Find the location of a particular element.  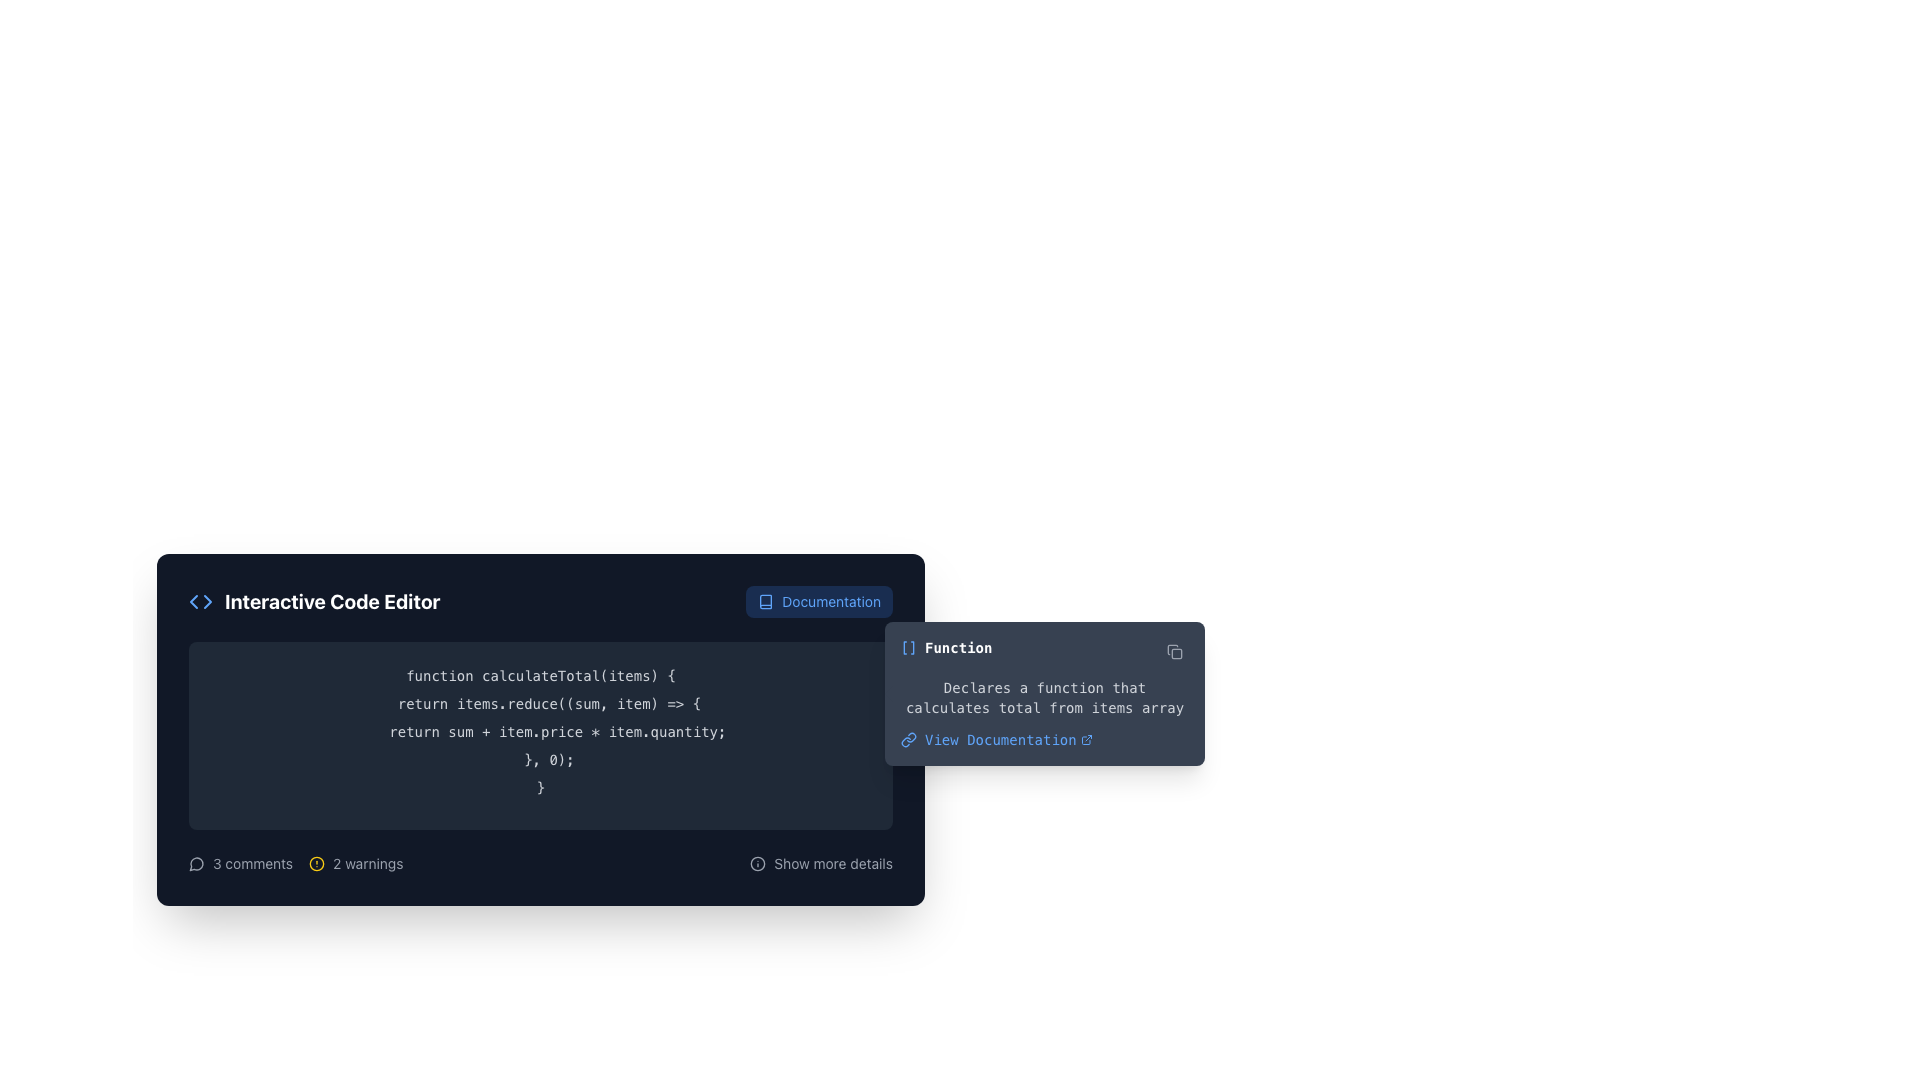

text label that displays the number of comments, located in the bottom-left section of the interface next to the chat bubble icon is located at coordinates (252, 863).